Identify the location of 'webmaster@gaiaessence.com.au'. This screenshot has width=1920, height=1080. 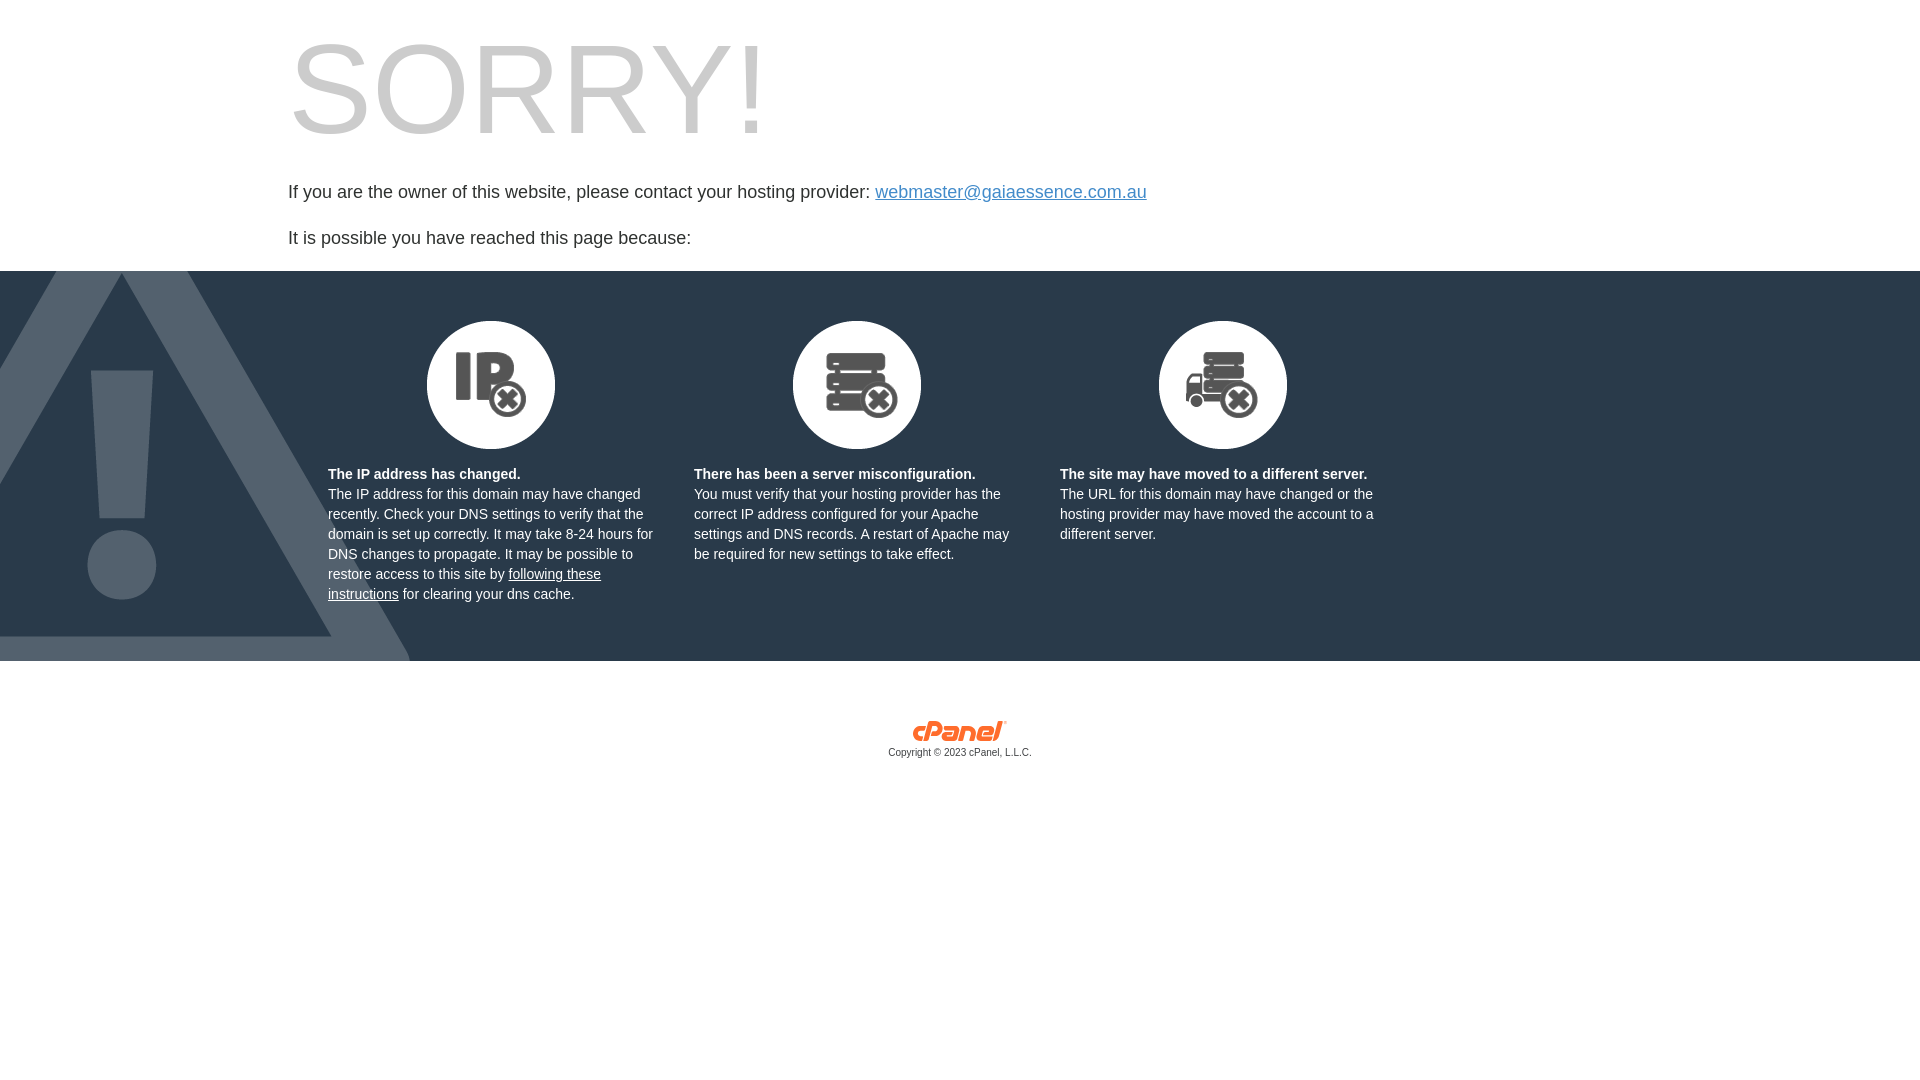
(1010, 192).